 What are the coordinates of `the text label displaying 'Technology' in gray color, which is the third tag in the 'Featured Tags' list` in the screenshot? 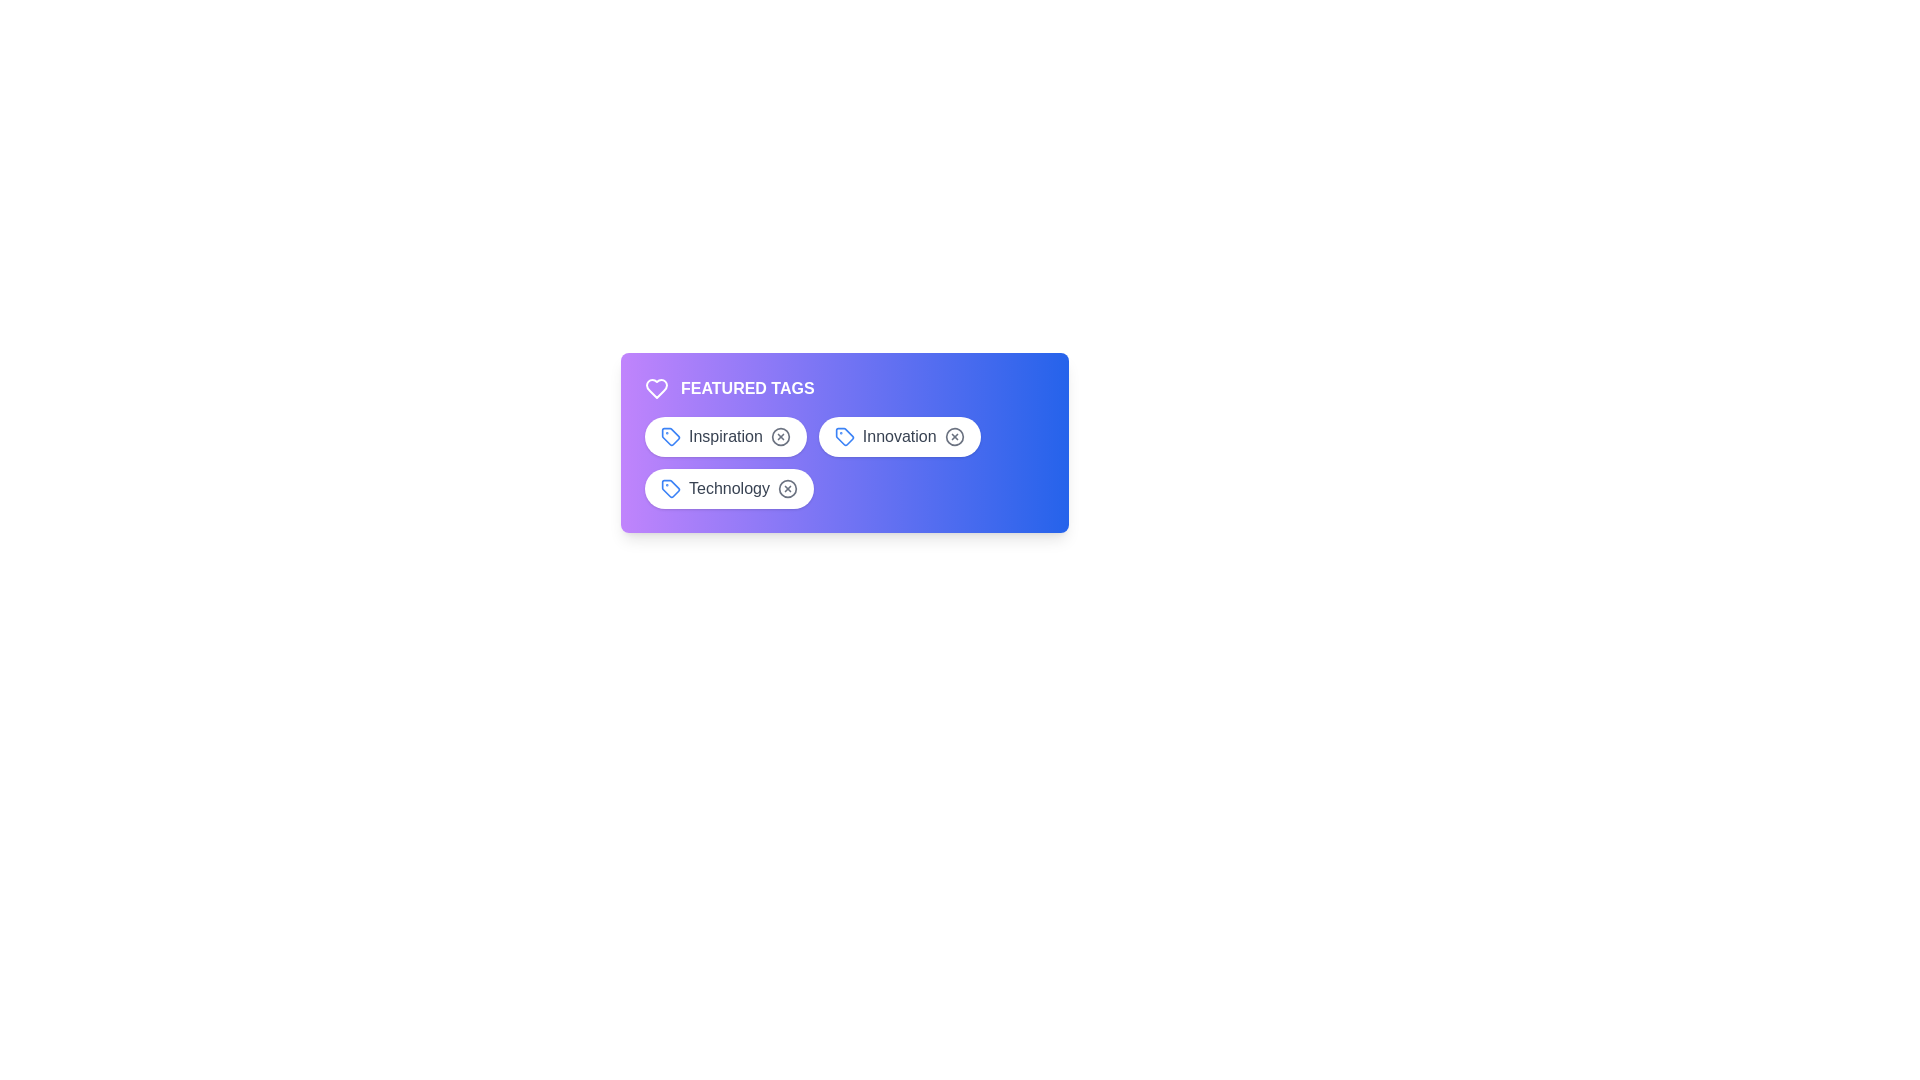 It's located at (728, 489).